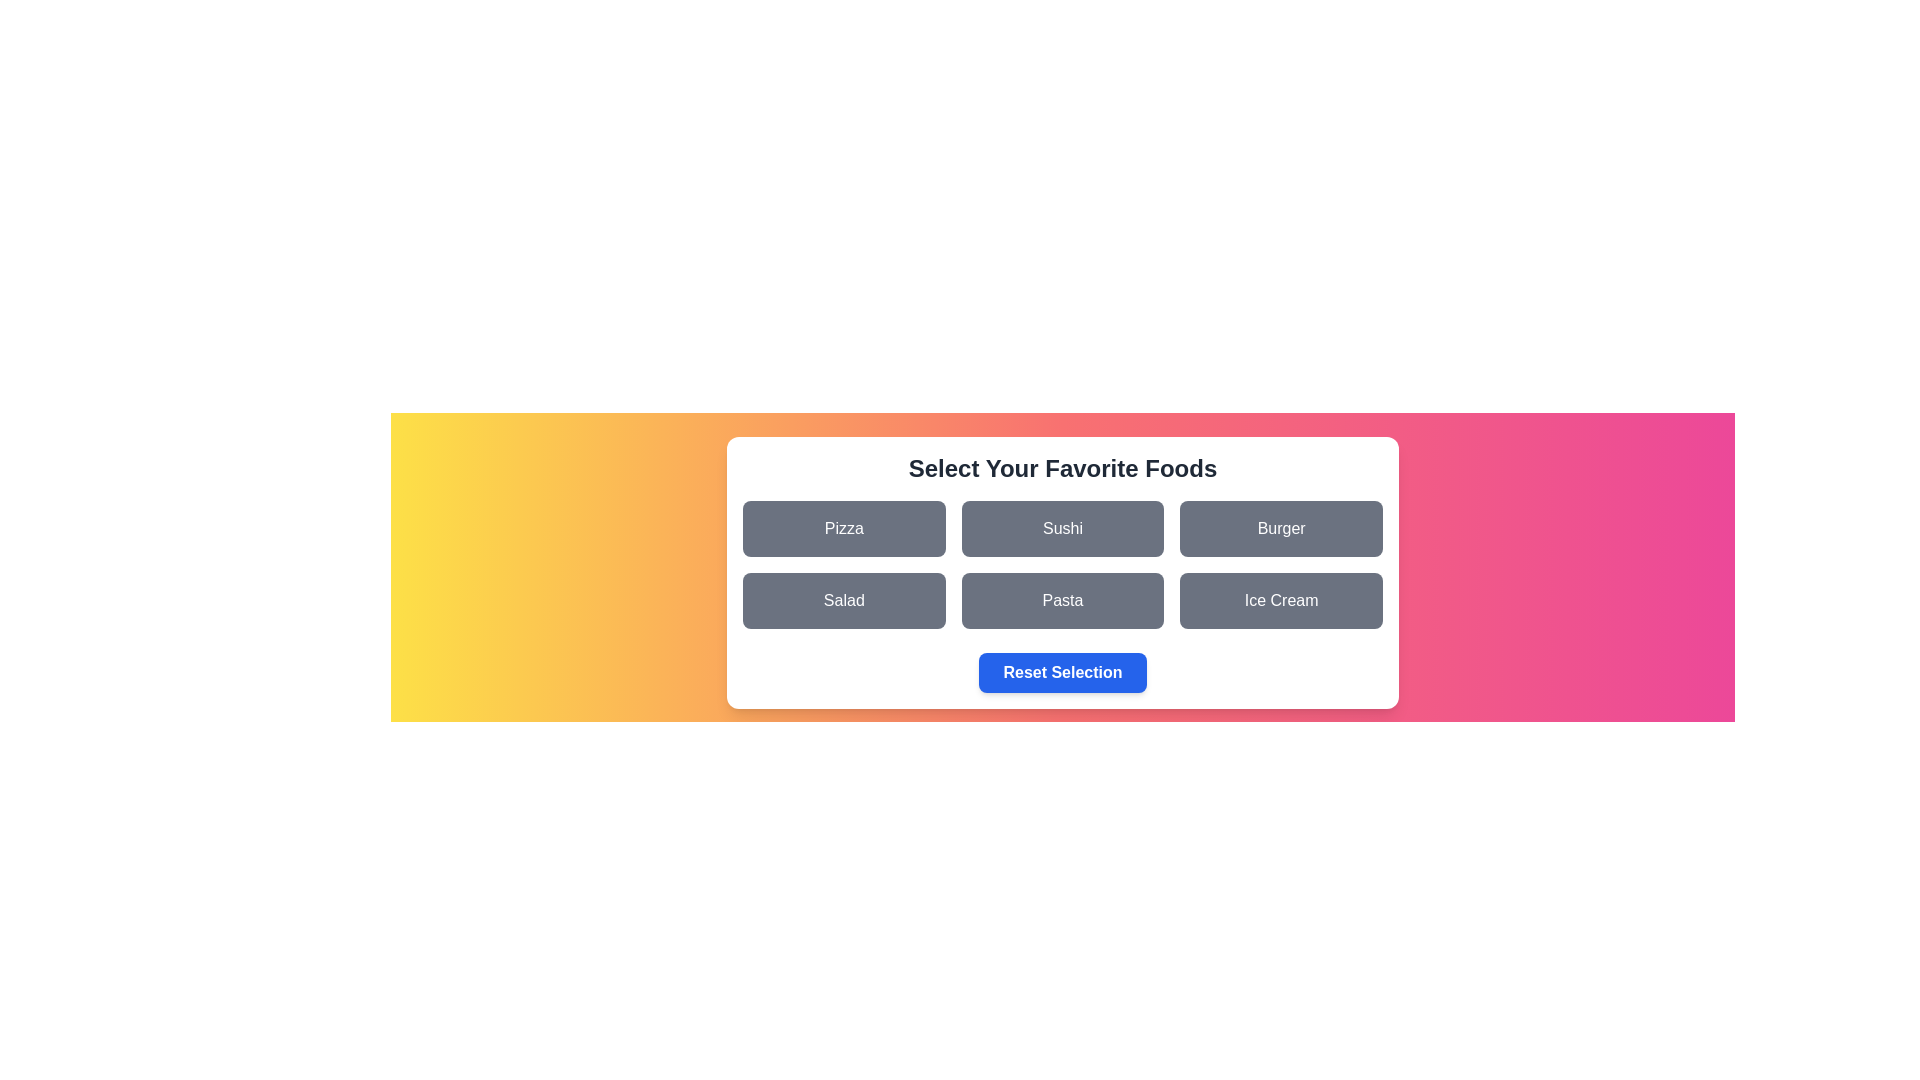 Image resolution: width=1920 pixels, height=1080 pixels. Describe the element at coordinates (844, 527) in the screenshot. I see `the food item Pizza to observe the hover effect` at that location.